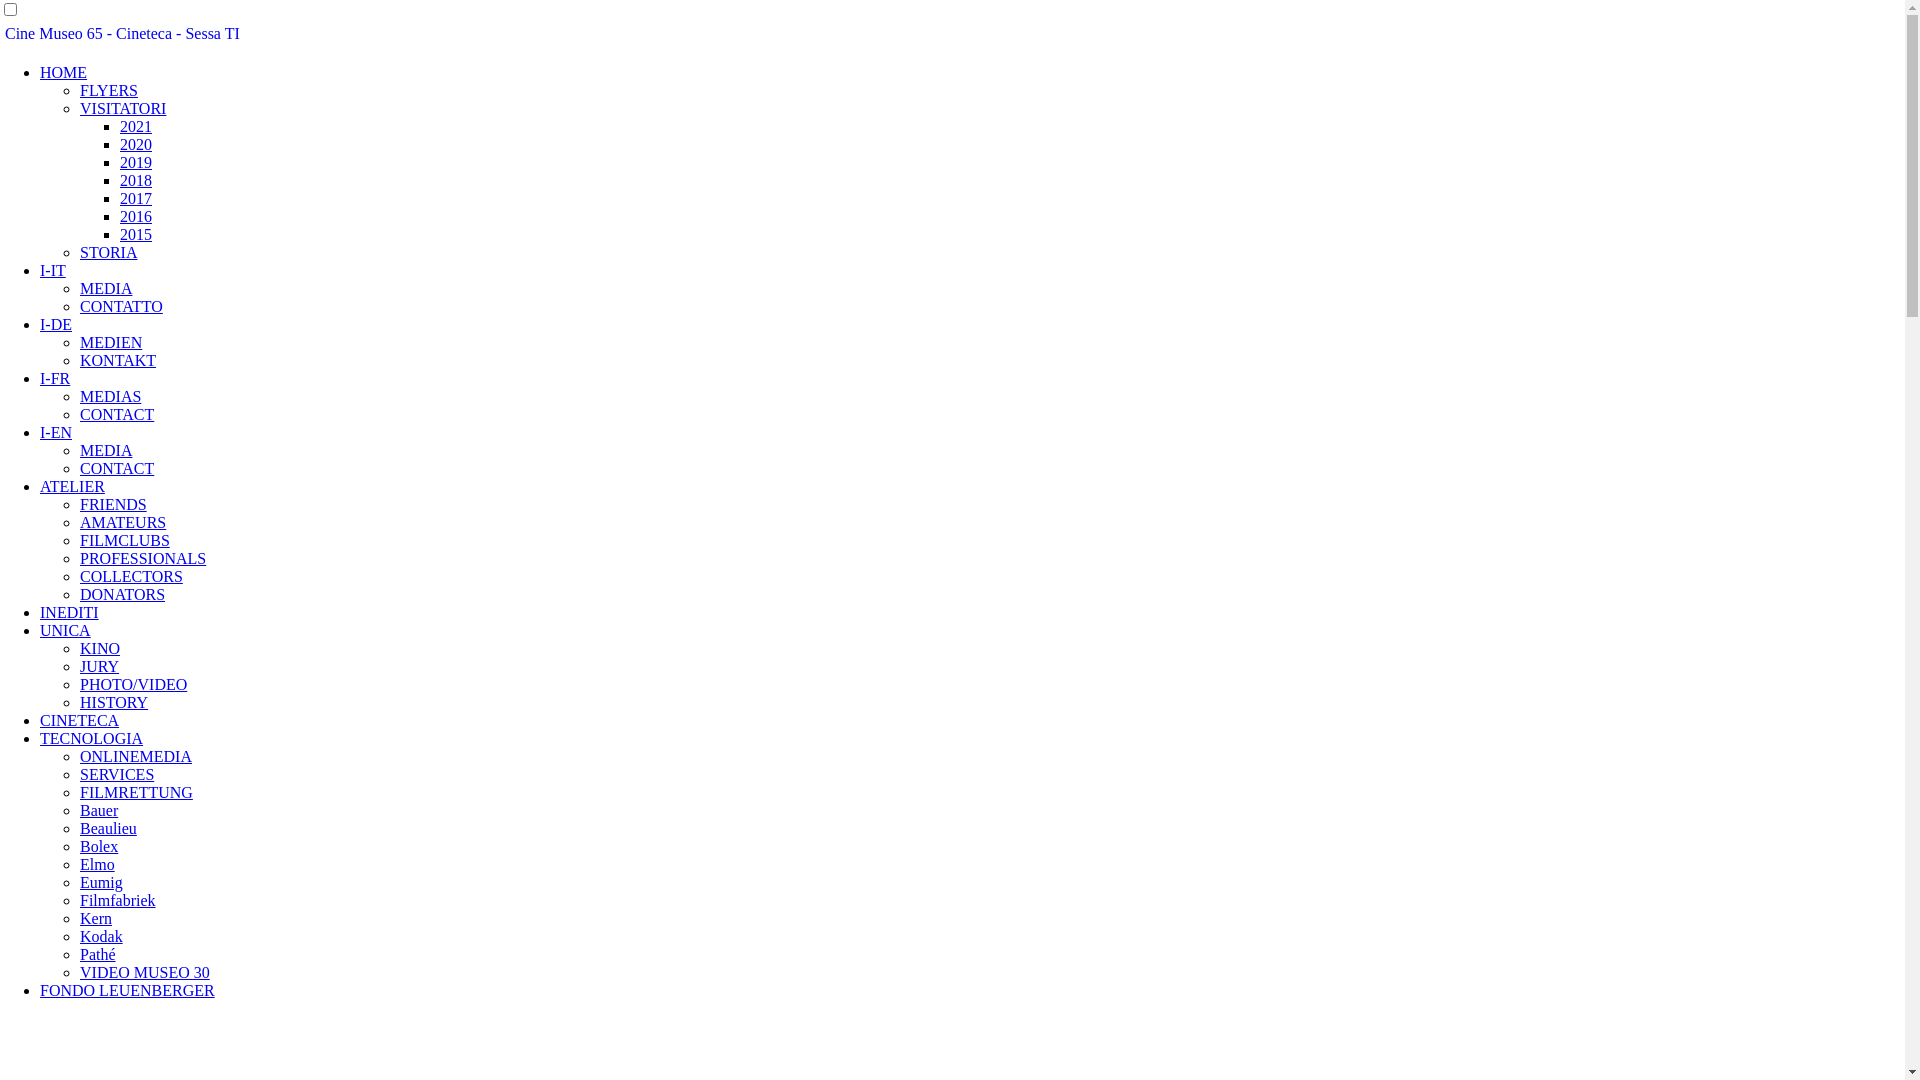  Describe the element at coordinates (98, 846) in the screenshot. I see `'Bolex'` at that location.